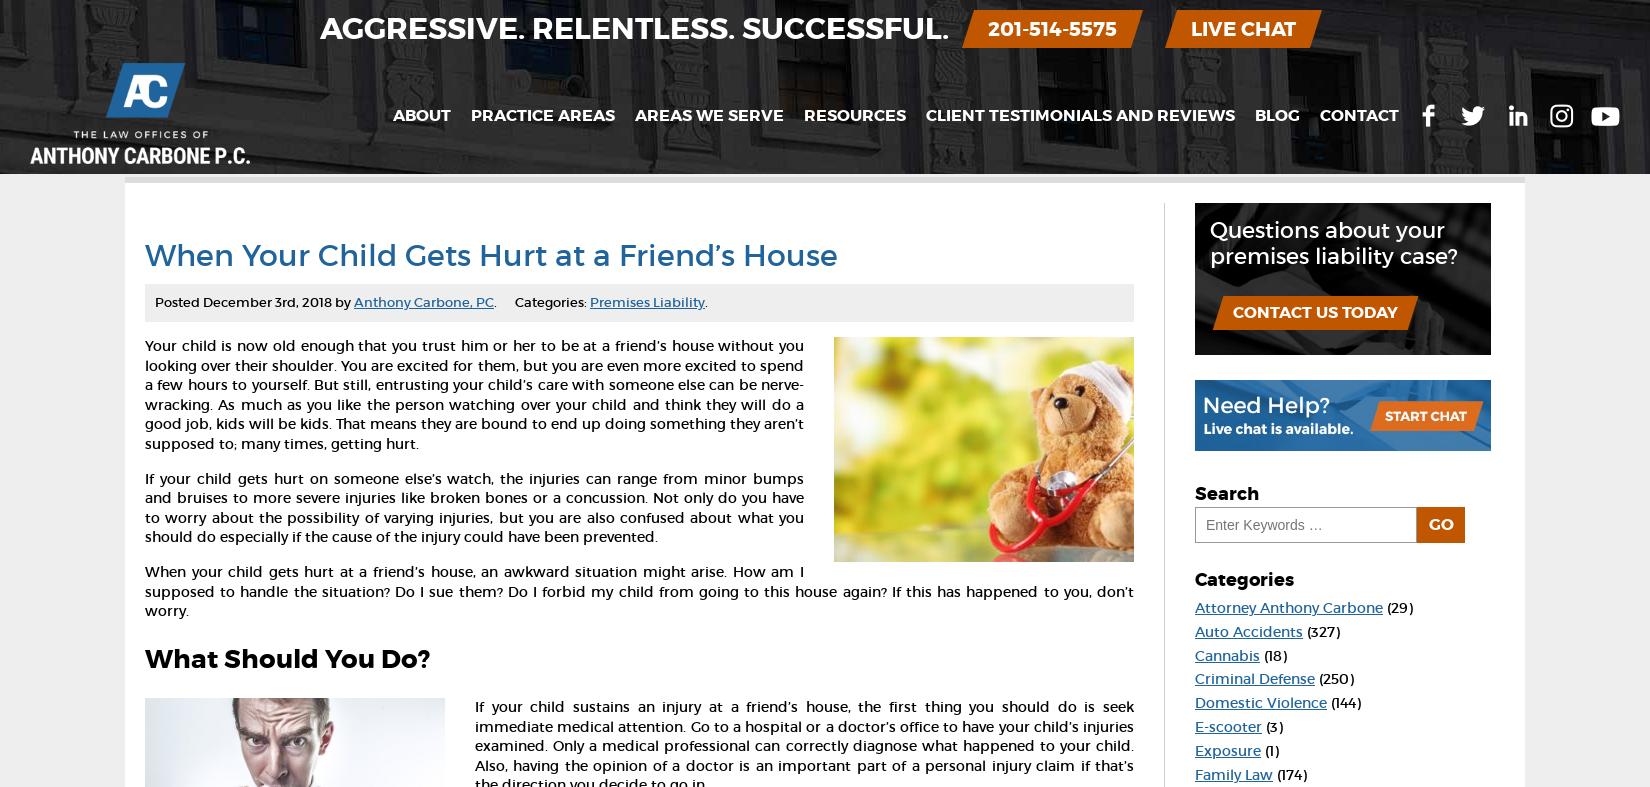  I want to click on 'Anthony Carbone, PC', so click(423, 300).